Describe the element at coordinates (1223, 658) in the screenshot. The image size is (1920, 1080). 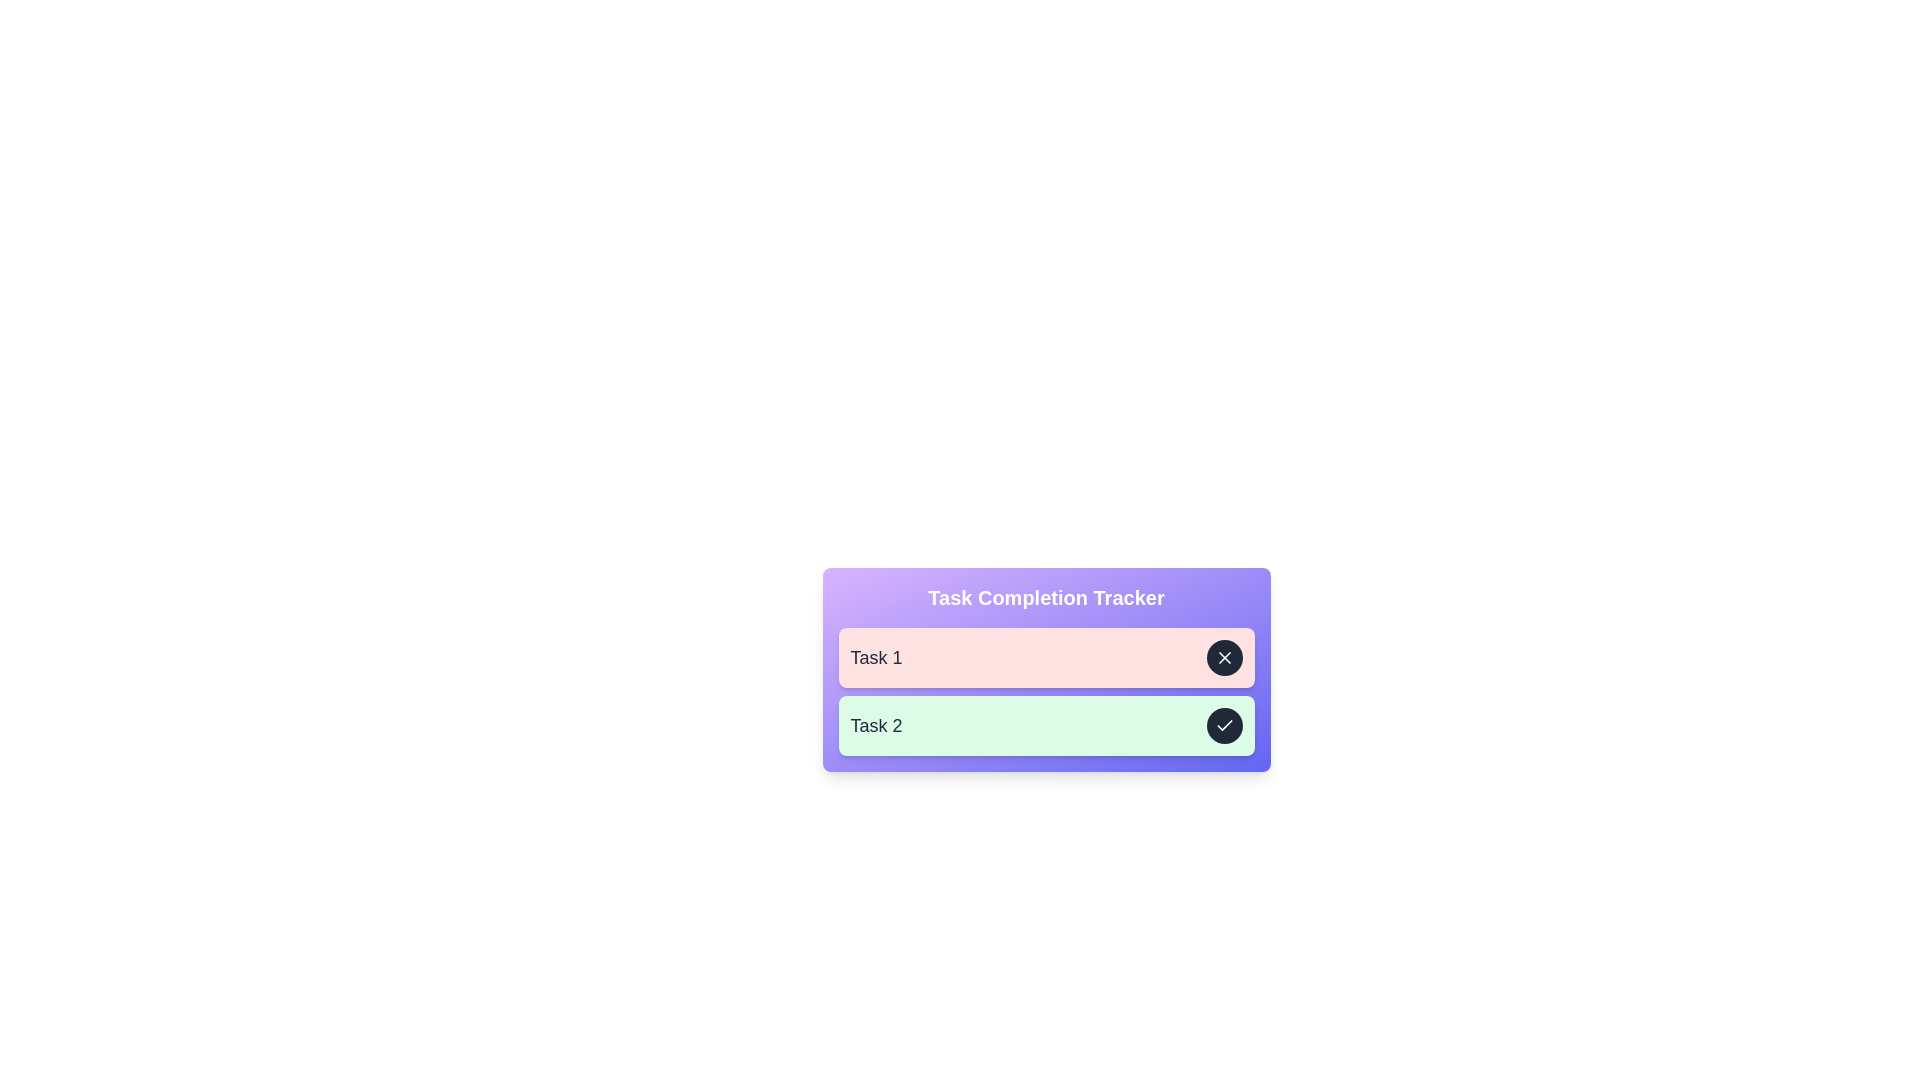
I see `the circular dark gray button with a white 'X' icon located at the far right of the task panel labeled 'Task 1'` at that location.